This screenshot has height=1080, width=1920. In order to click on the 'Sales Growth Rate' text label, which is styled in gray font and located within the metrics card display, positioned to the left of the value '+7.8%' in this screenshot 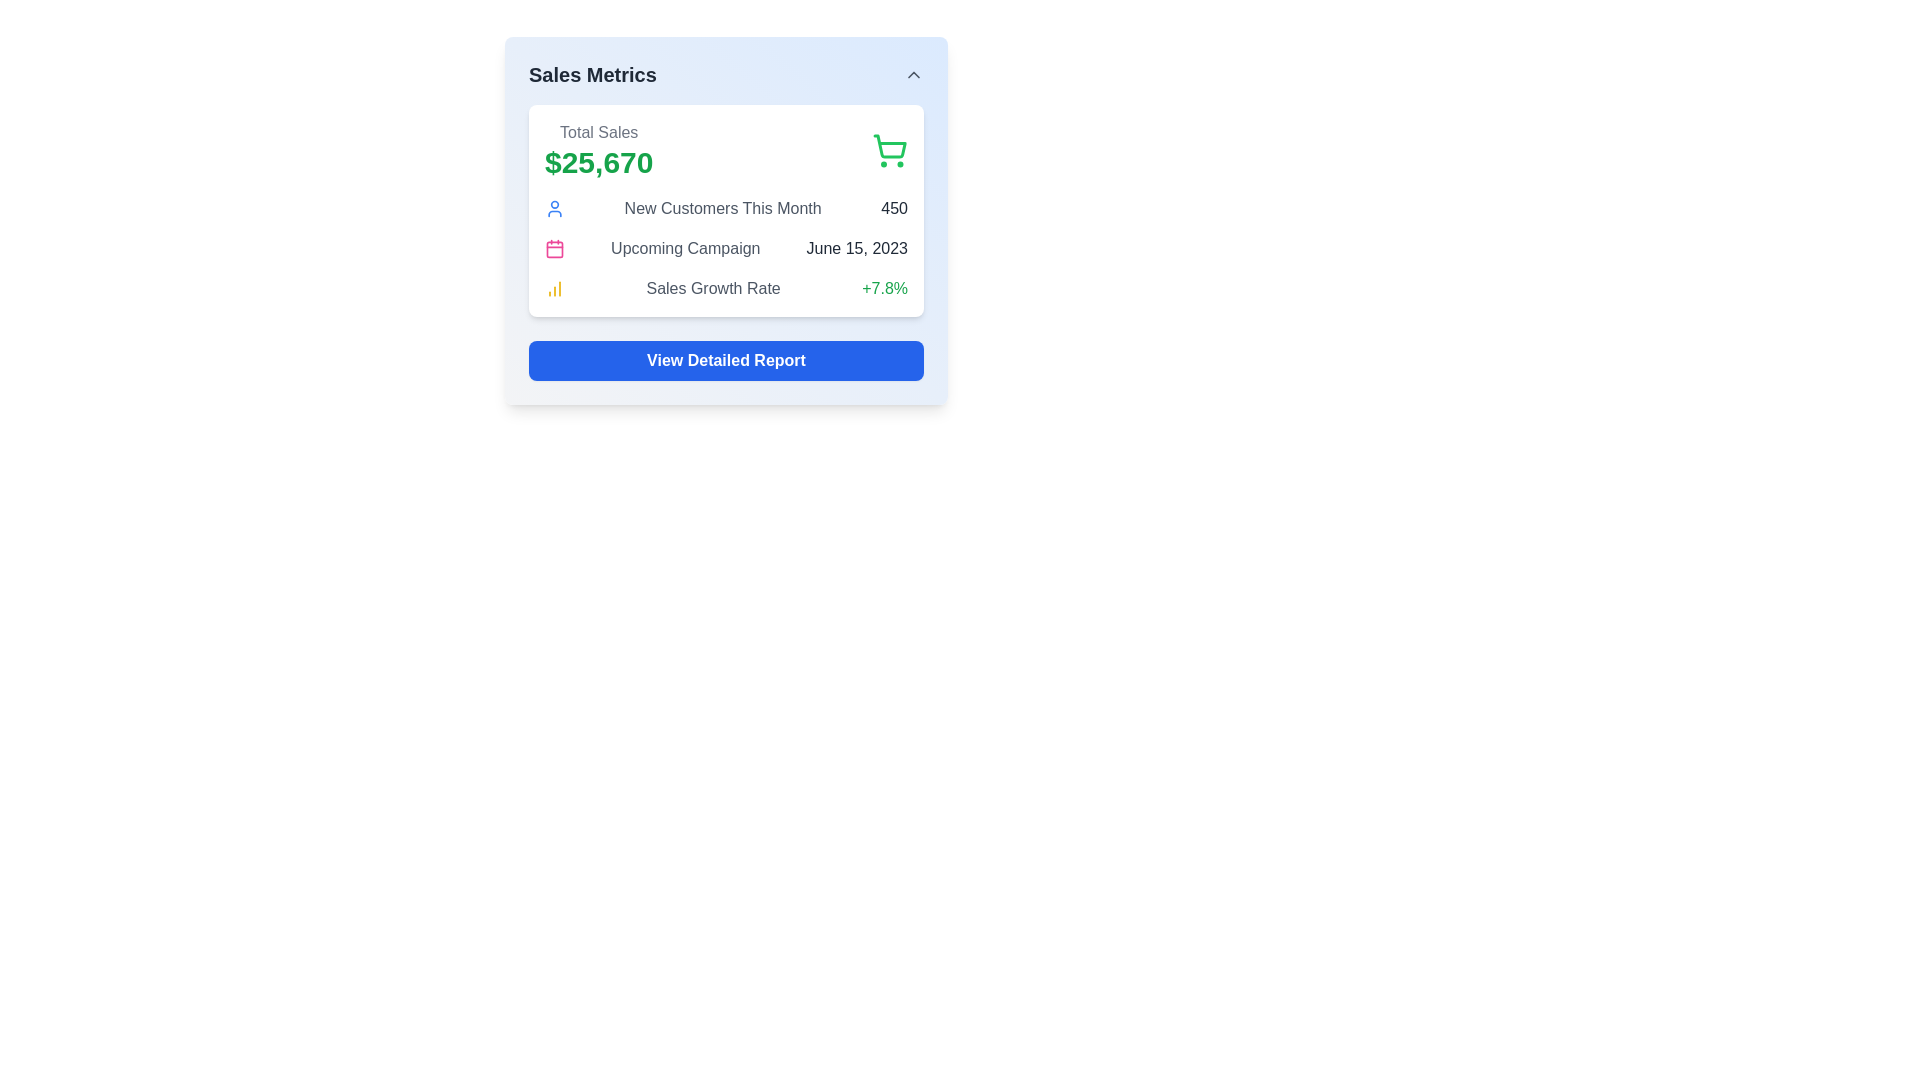, I will do `click(713, 289)`.